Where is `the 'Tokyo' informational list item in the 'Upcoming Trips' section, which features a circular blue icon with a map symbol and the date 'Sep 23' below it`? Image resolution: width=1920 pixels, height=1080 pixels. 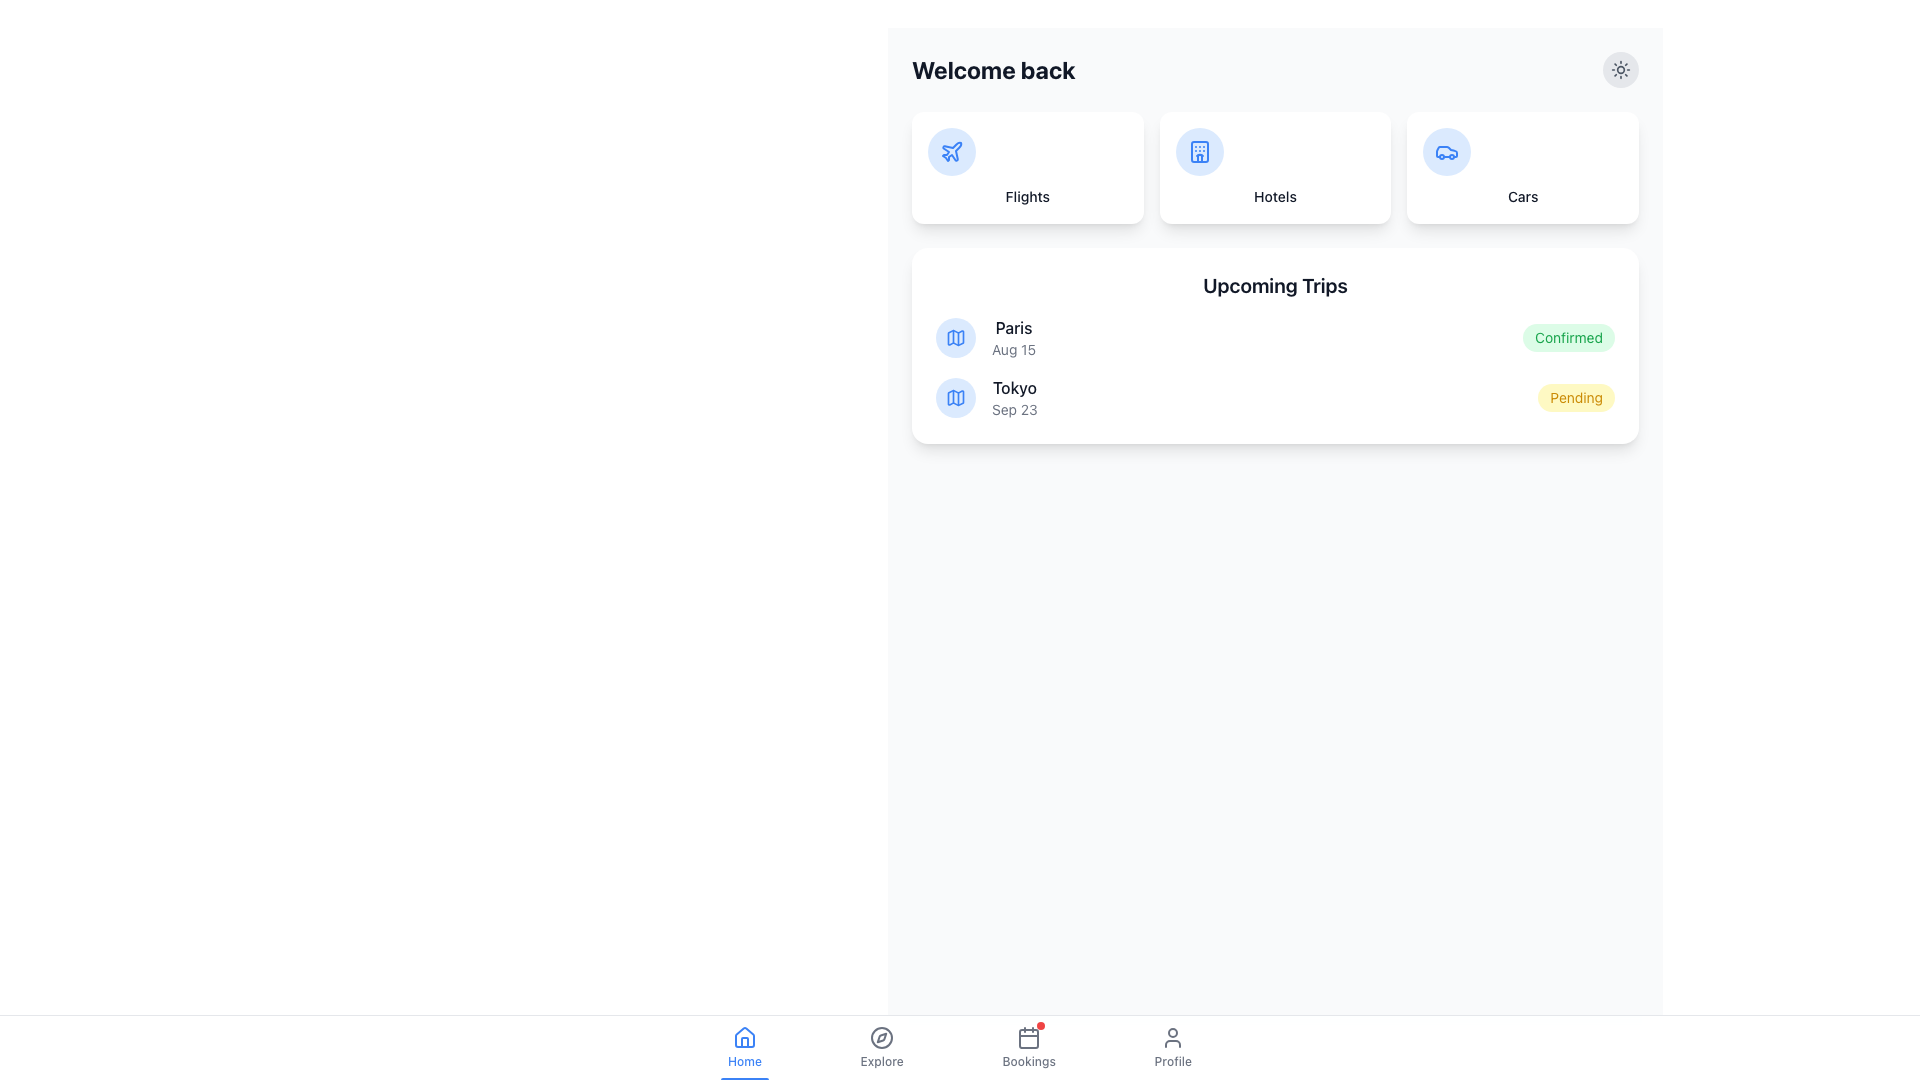
the 'Tokyo' informational list item in the 'Upcoming Trips' section, which features a circular blue icon with a map symbol and the date 'Sep 23' below it is located at coordinates (986, 397).